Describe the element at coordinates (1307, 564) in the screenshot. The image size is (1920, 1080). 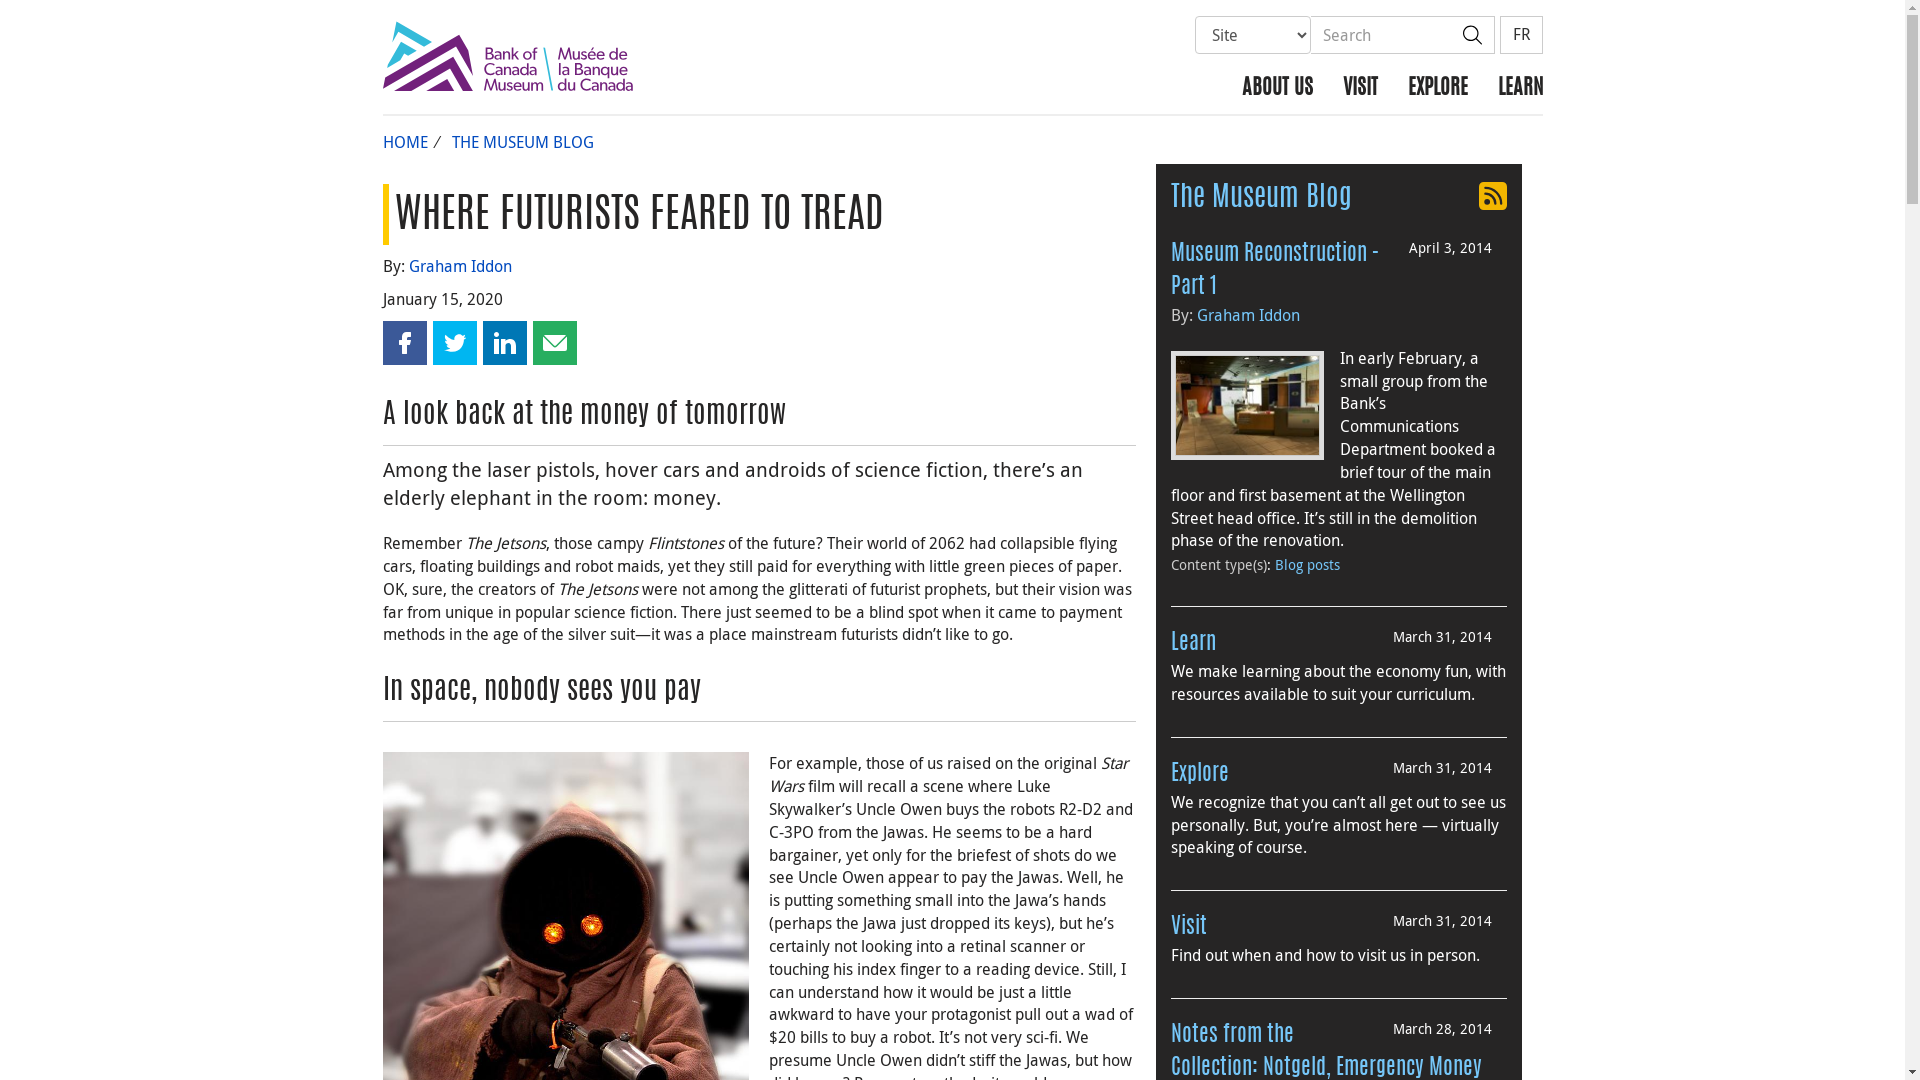
I see `'Blog posts'` at that location.